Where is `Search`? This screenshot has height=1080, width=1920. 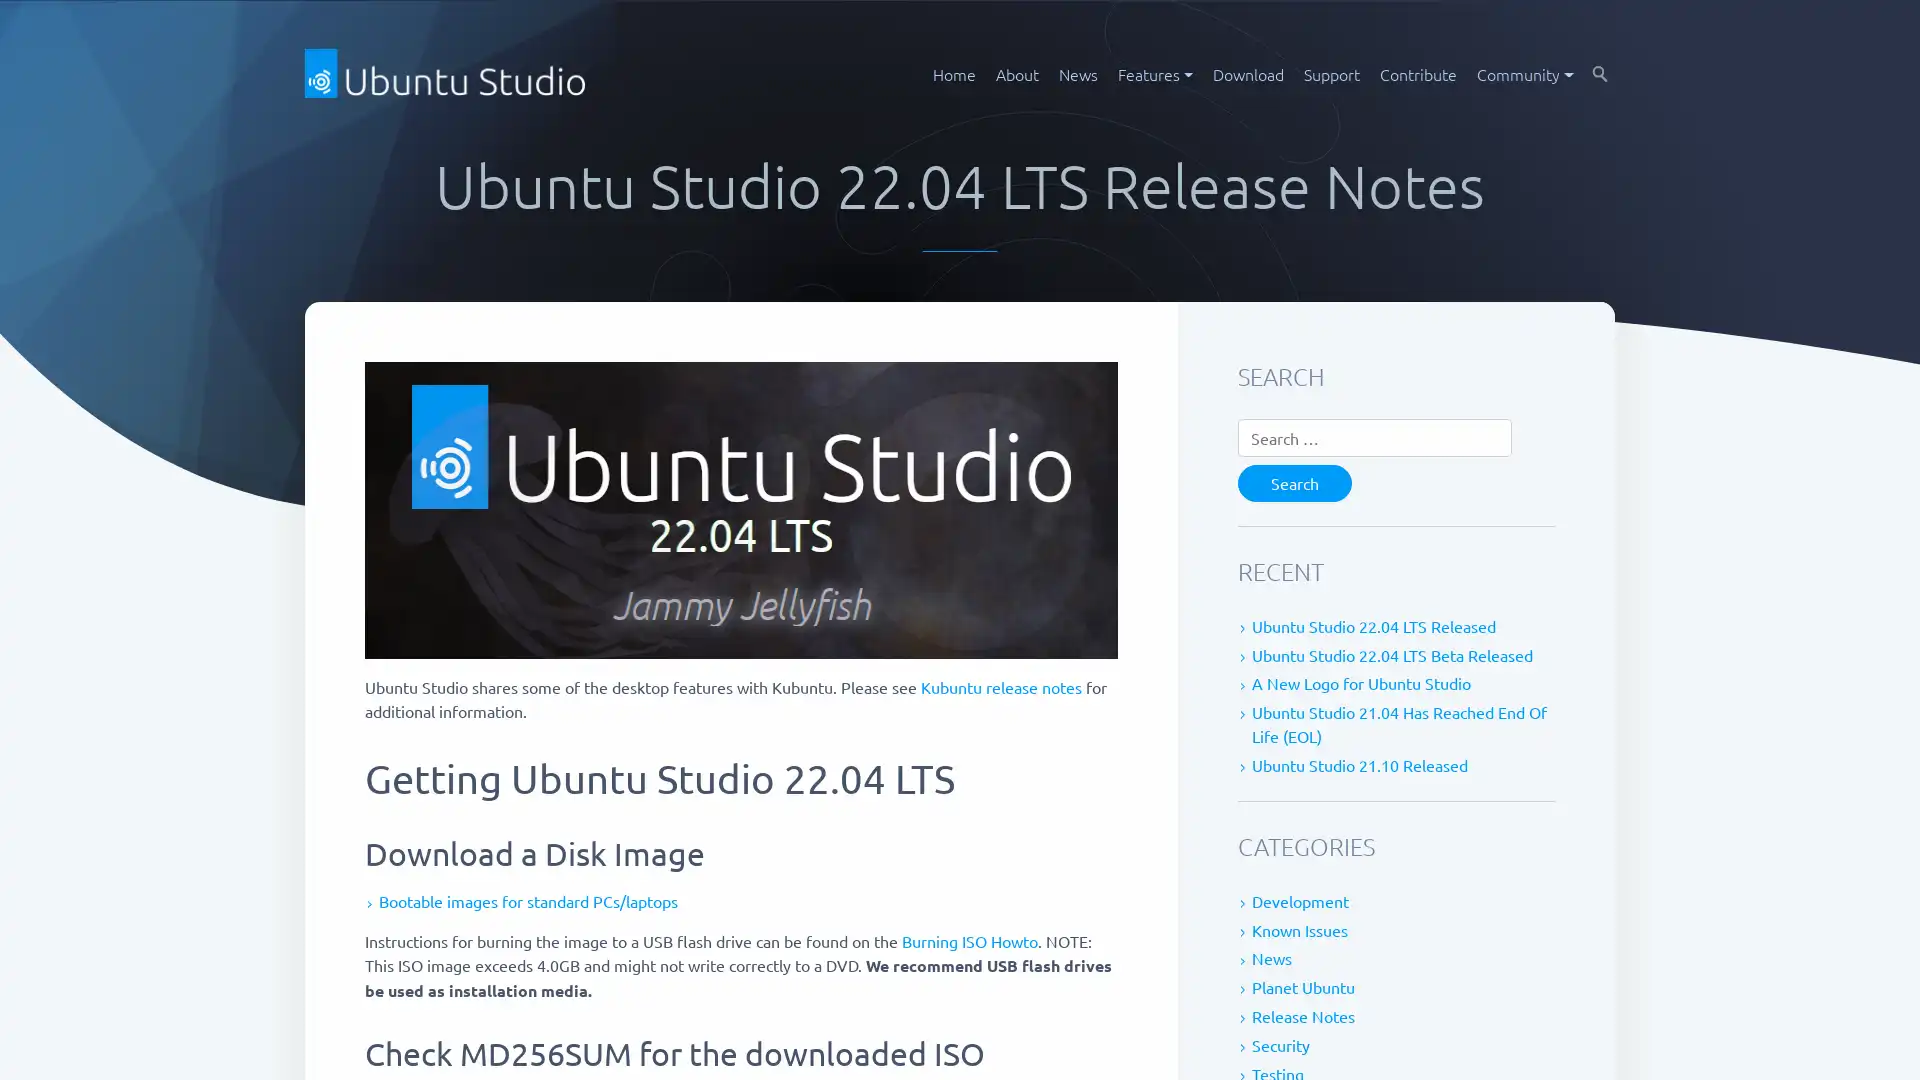
Search is located at coordinates (1295, 482).